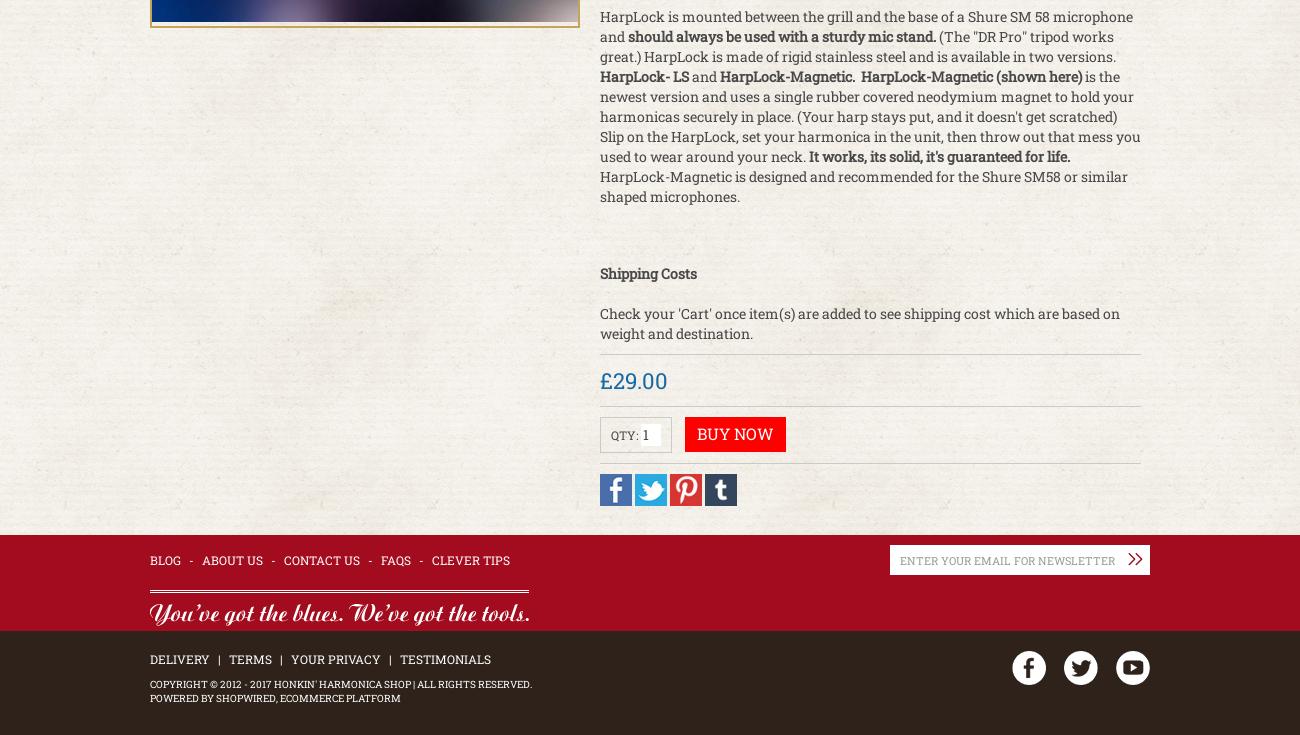 The width and height of the screenshot is (1300, 735). I want to click on 'Ecommerce Platform', so click(280, 698).